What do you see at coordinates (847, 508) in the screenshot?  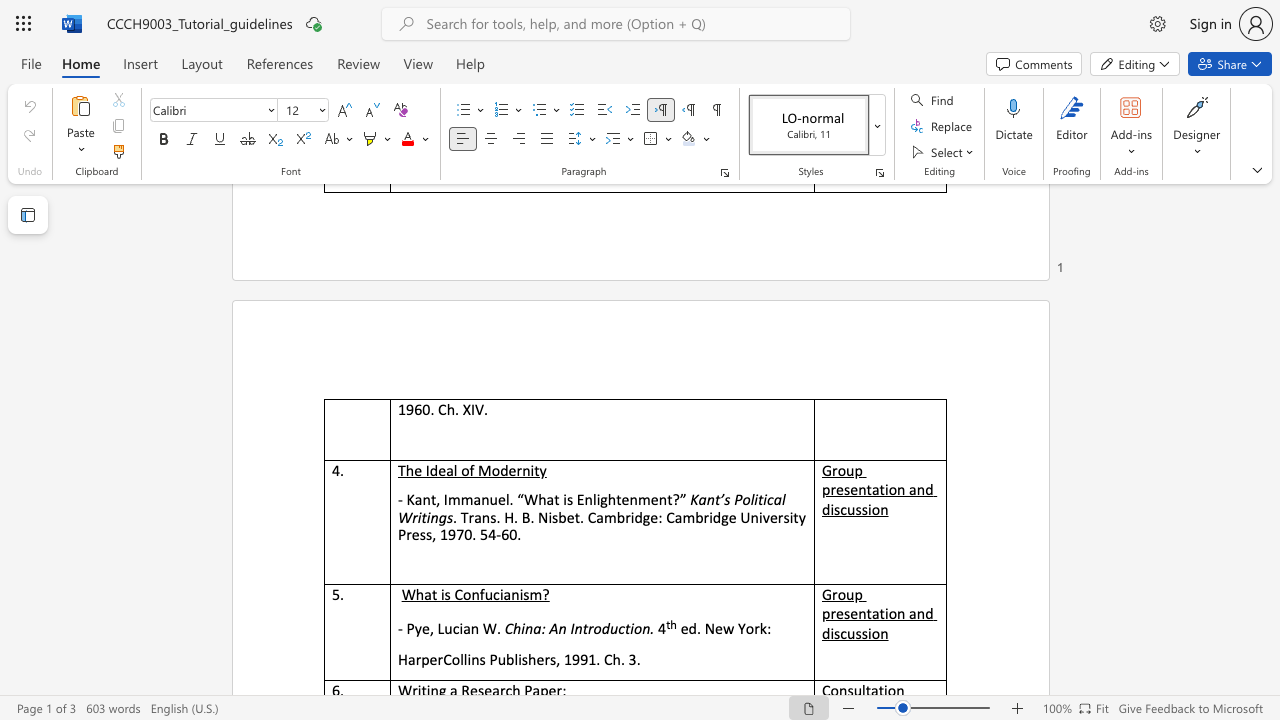 I see `the subset text "ussi" within the text "Group presentation and discussion"` at bounding box center [847, 508].